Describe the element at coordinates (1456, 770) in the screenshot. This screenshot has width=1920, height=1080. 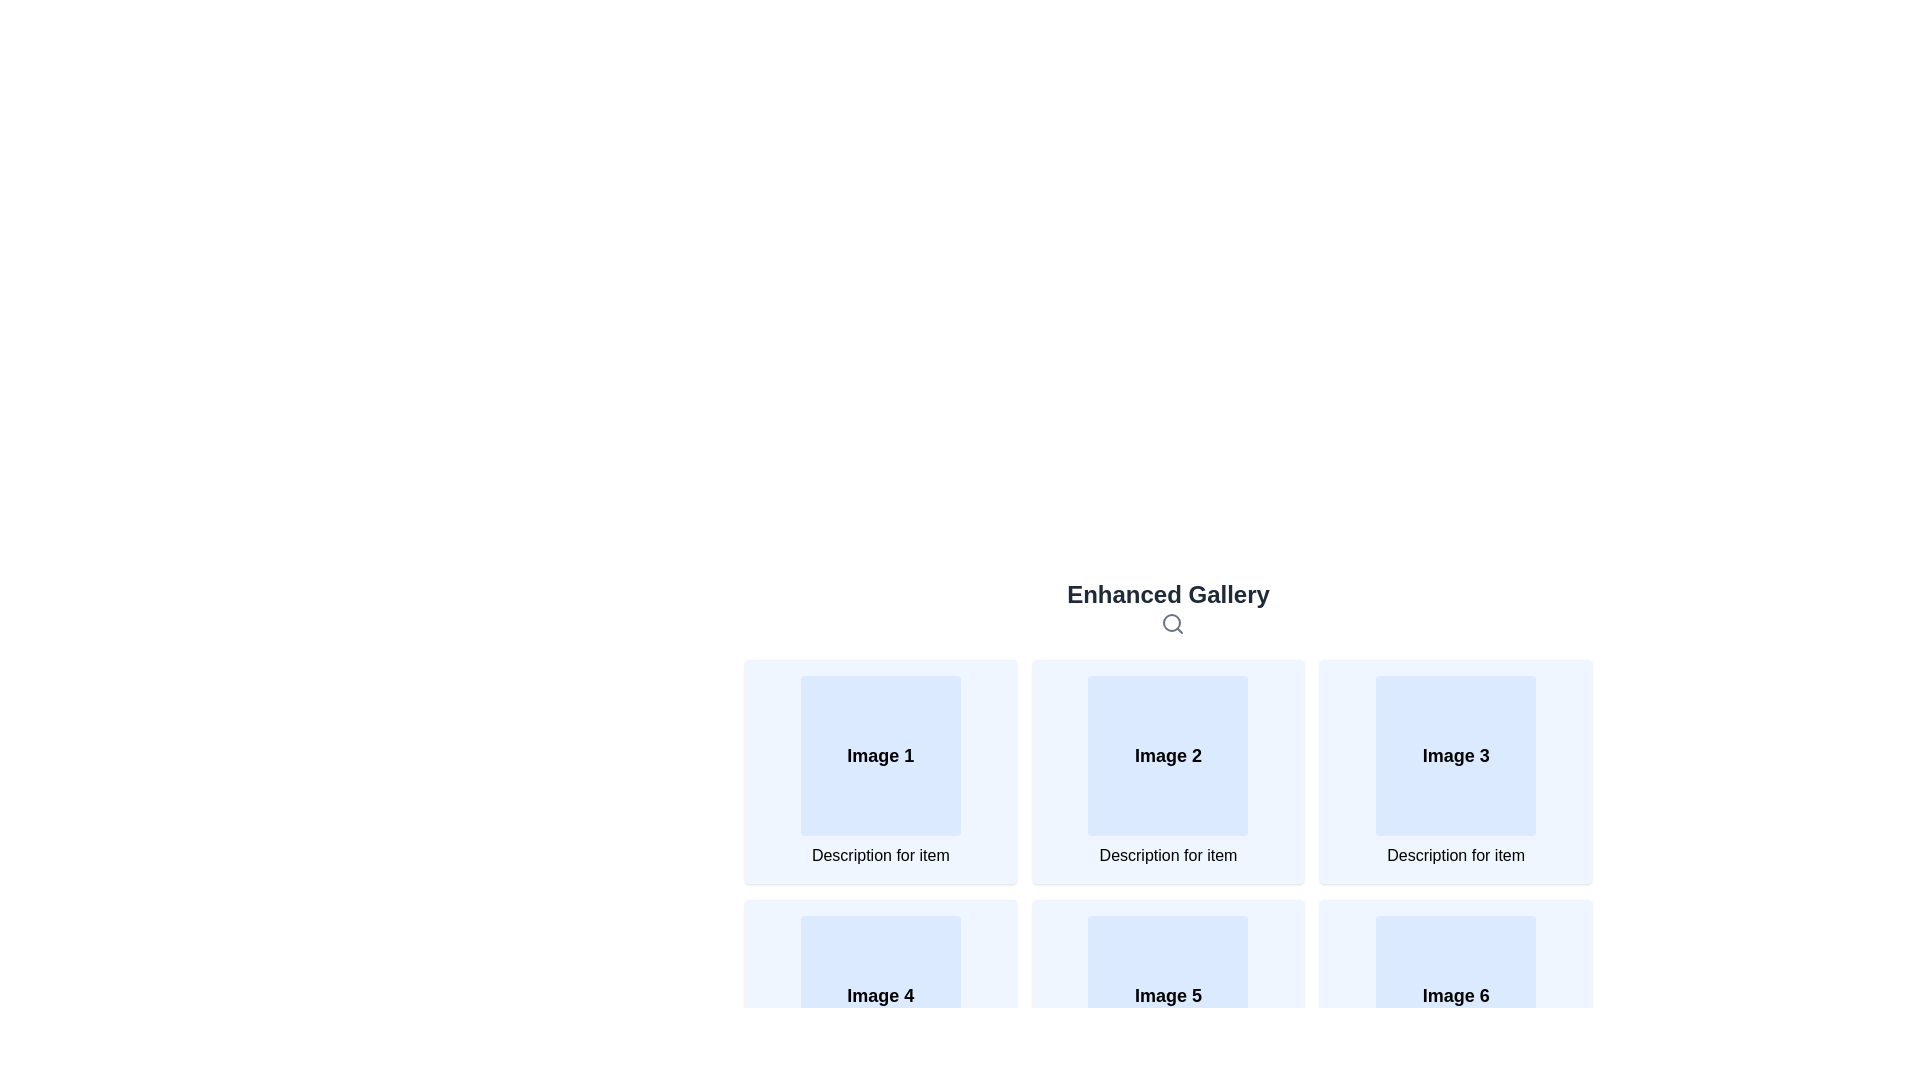
I see `the third card in a grid layout, located in the top row, rightmost position, which has a light blue background and is labeled 'Image 3'` at that location.